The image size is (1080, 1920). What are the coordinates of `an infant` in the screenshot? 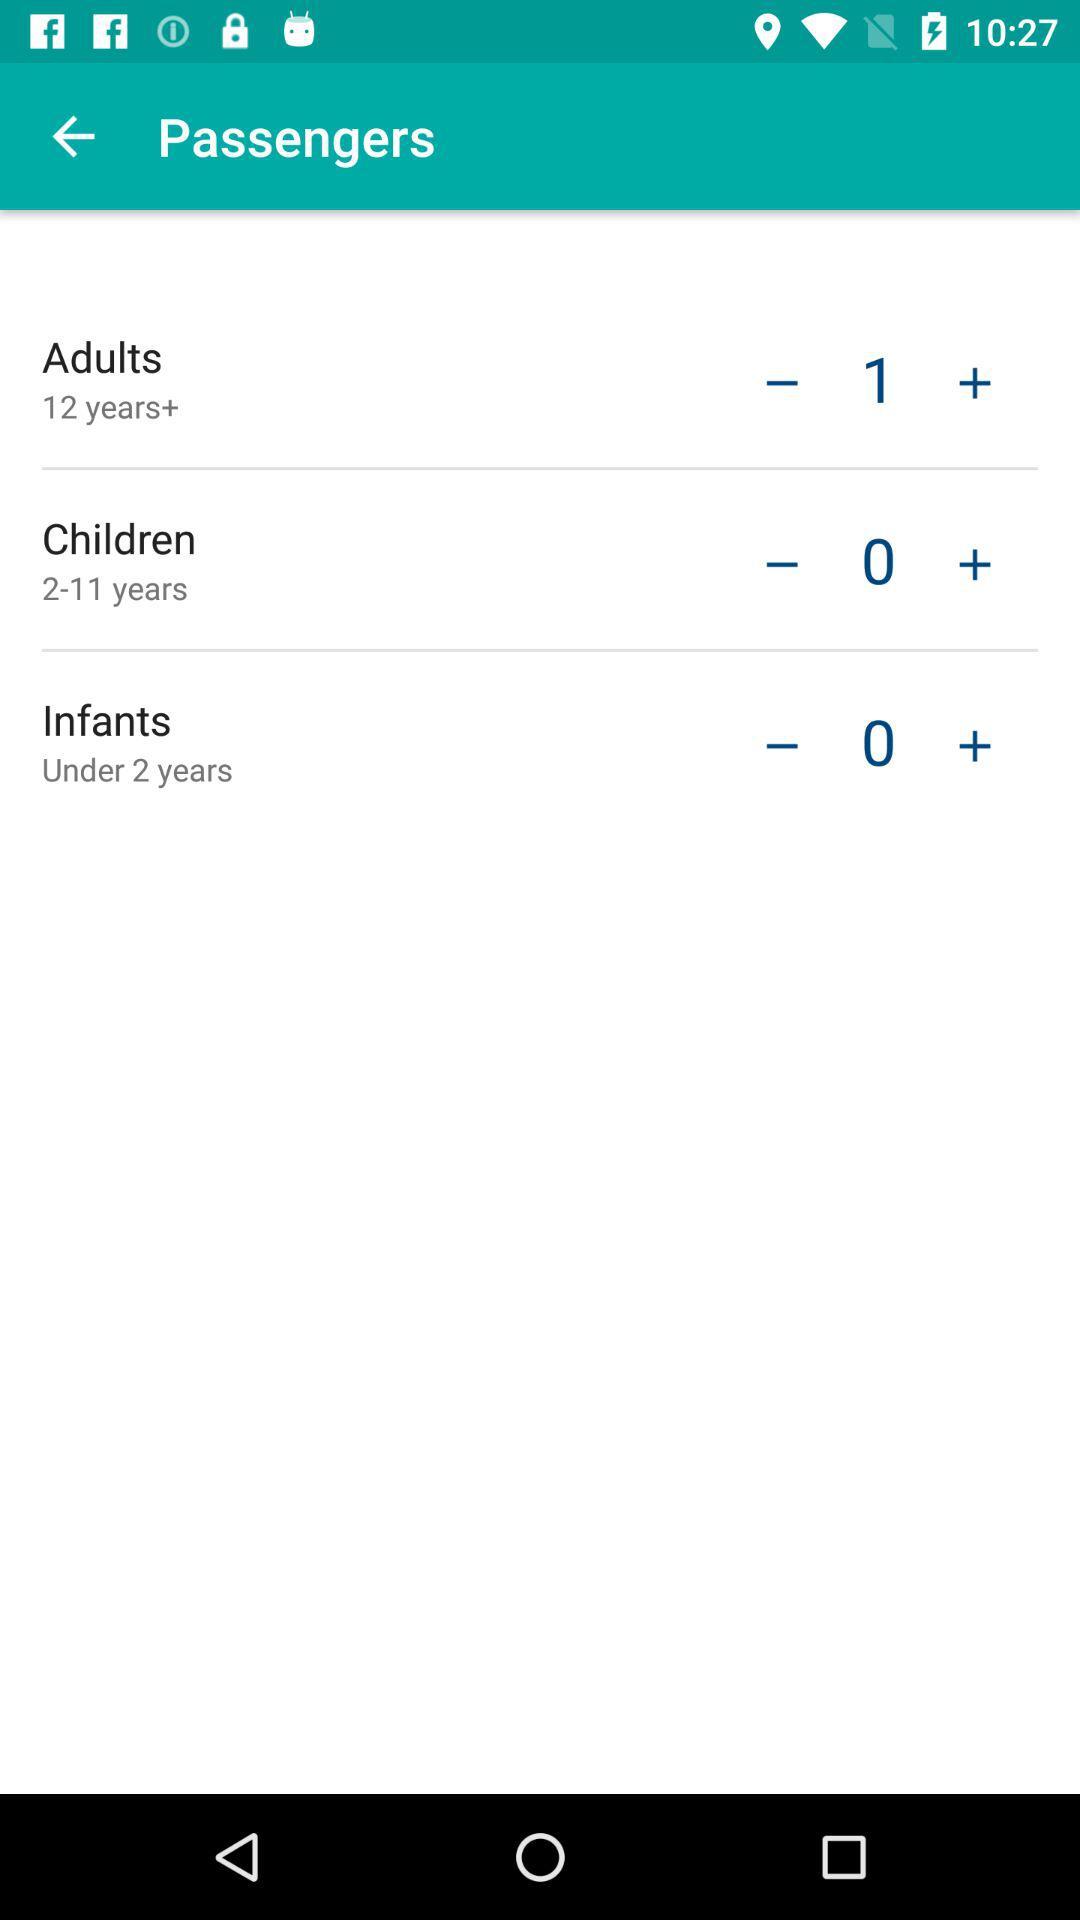 It's located at (974, 742).